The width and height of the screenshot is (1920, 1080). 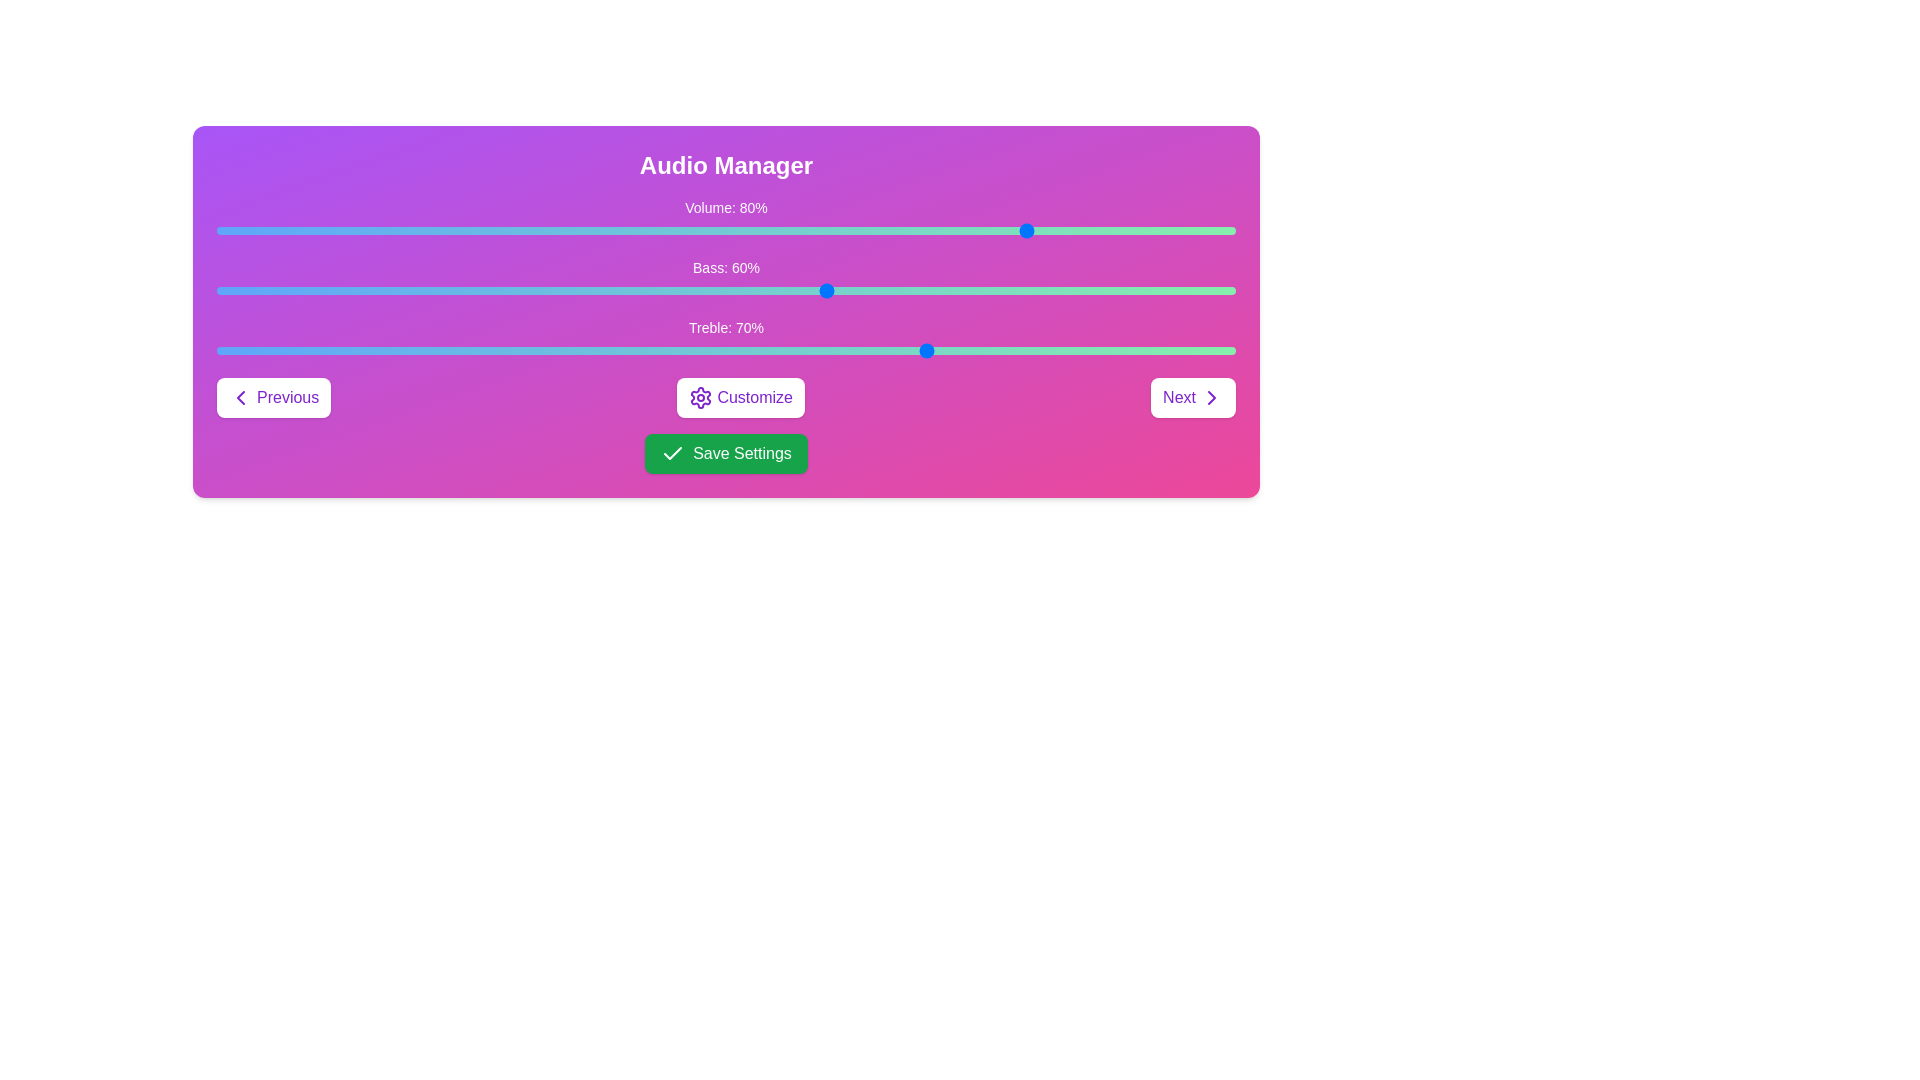 What do you see at coordinates (1164, 230) in the screenshot?
I see `the slider value` at bounding box center [1164, 230].